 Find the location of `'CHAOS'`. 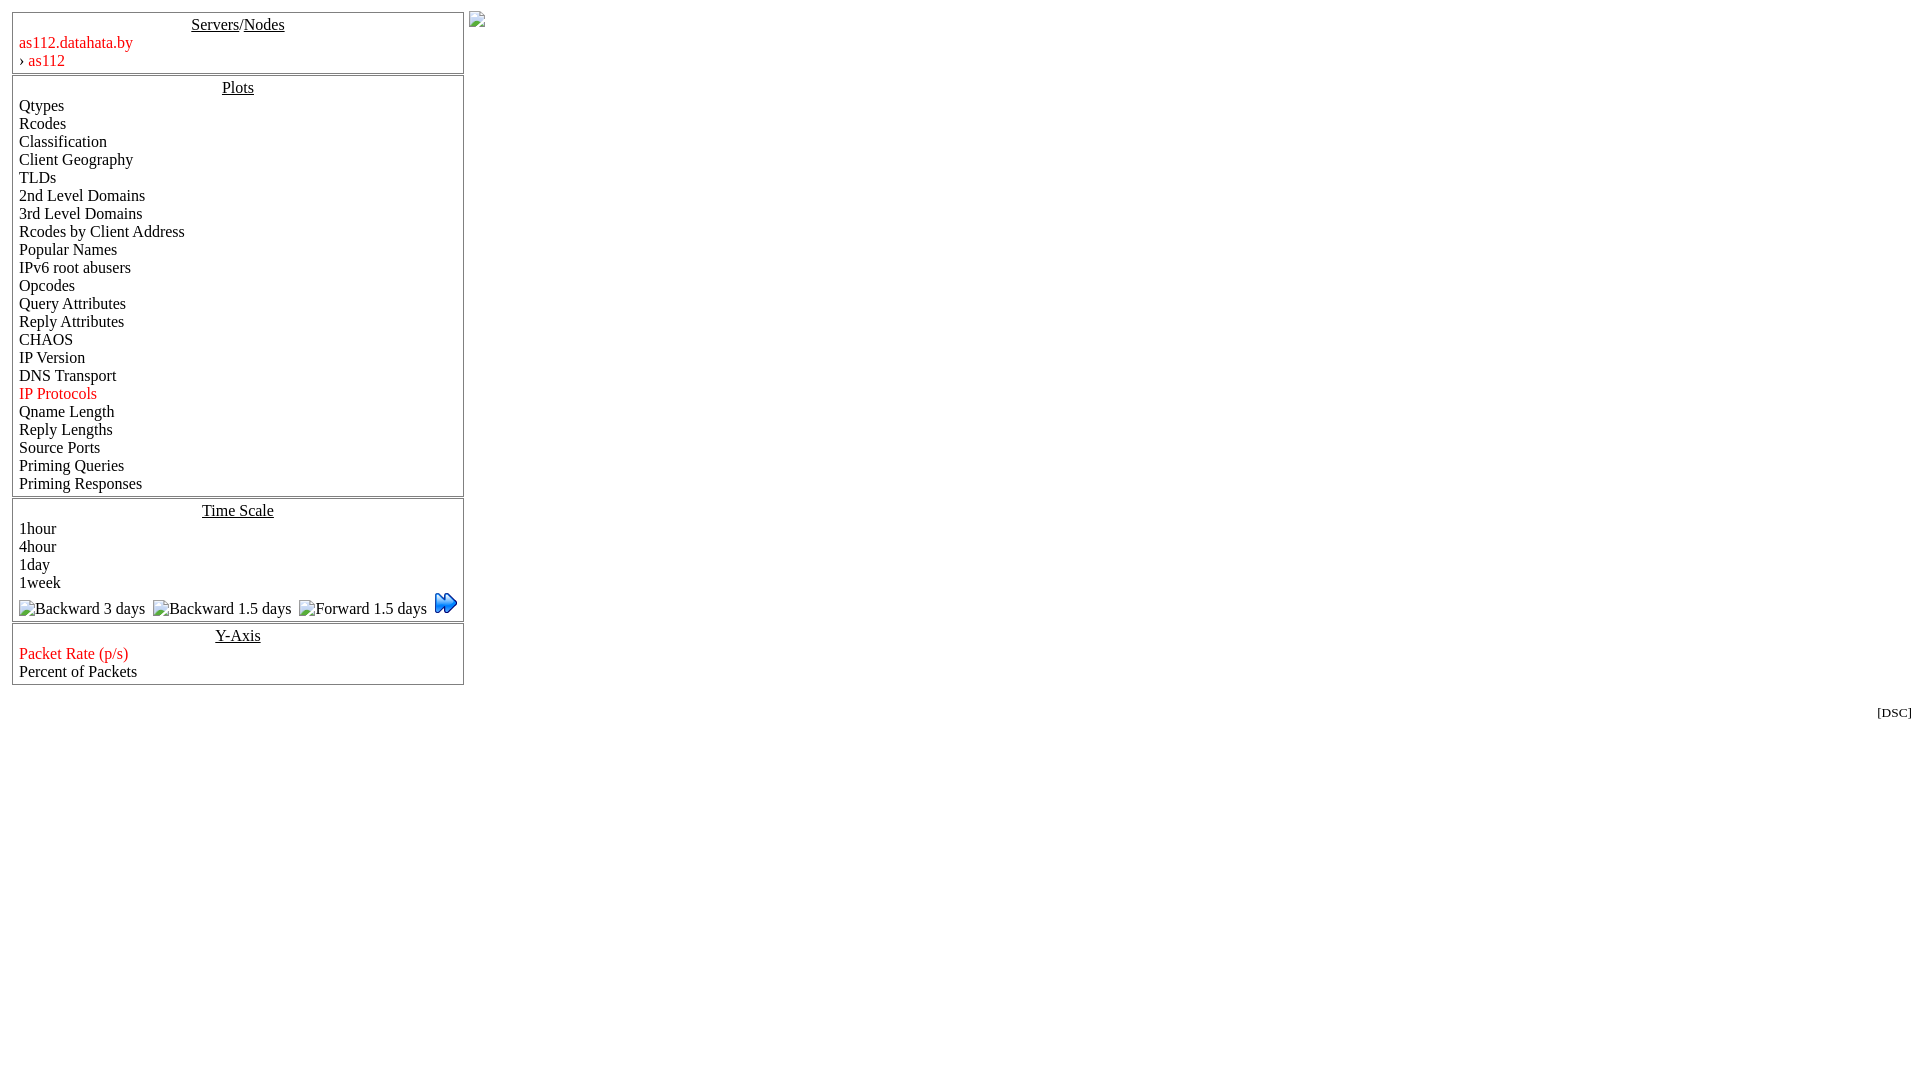

'CHAOS' is located at coordinates (46, 338).